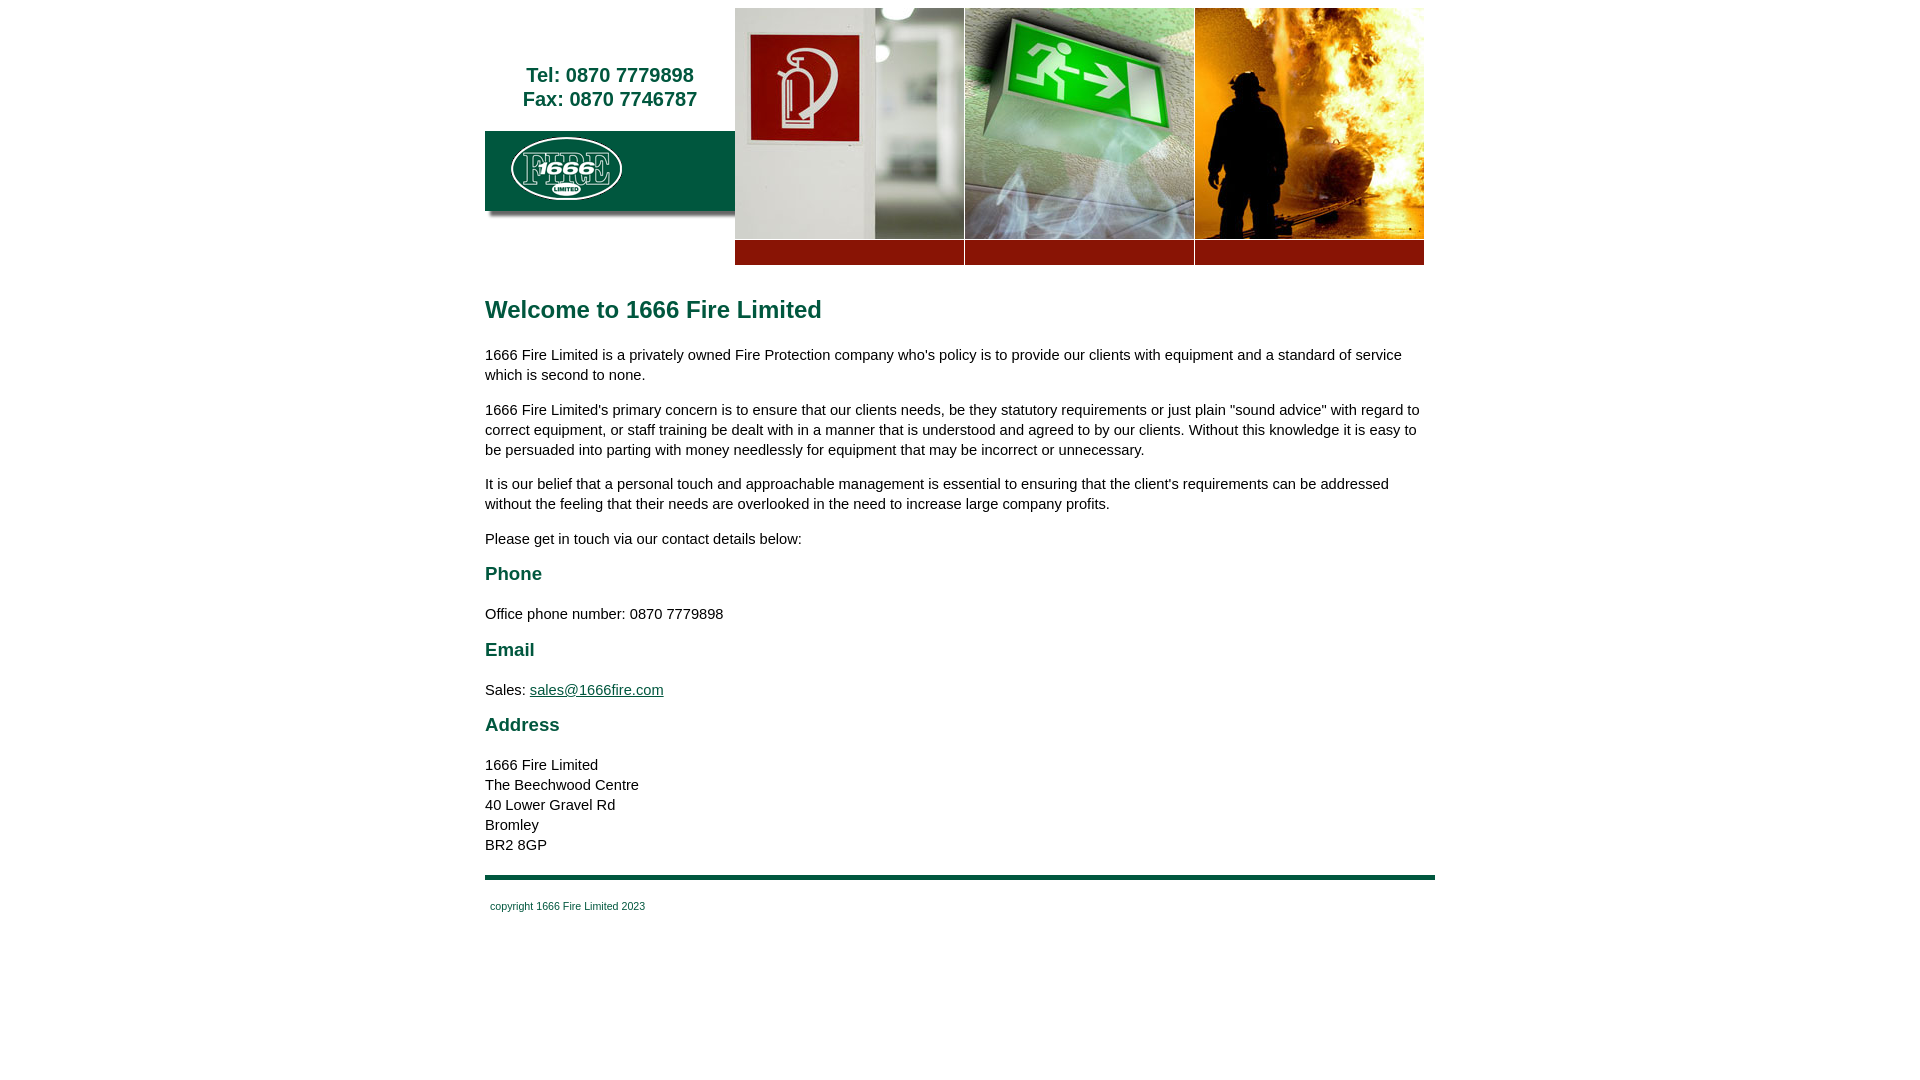 This screenshot has height=1080, width=1920. What do you see at coordinates (595, 689) in the screenshot?
I see `'sales@1666fire.com'` at bounding box center [595, 689].